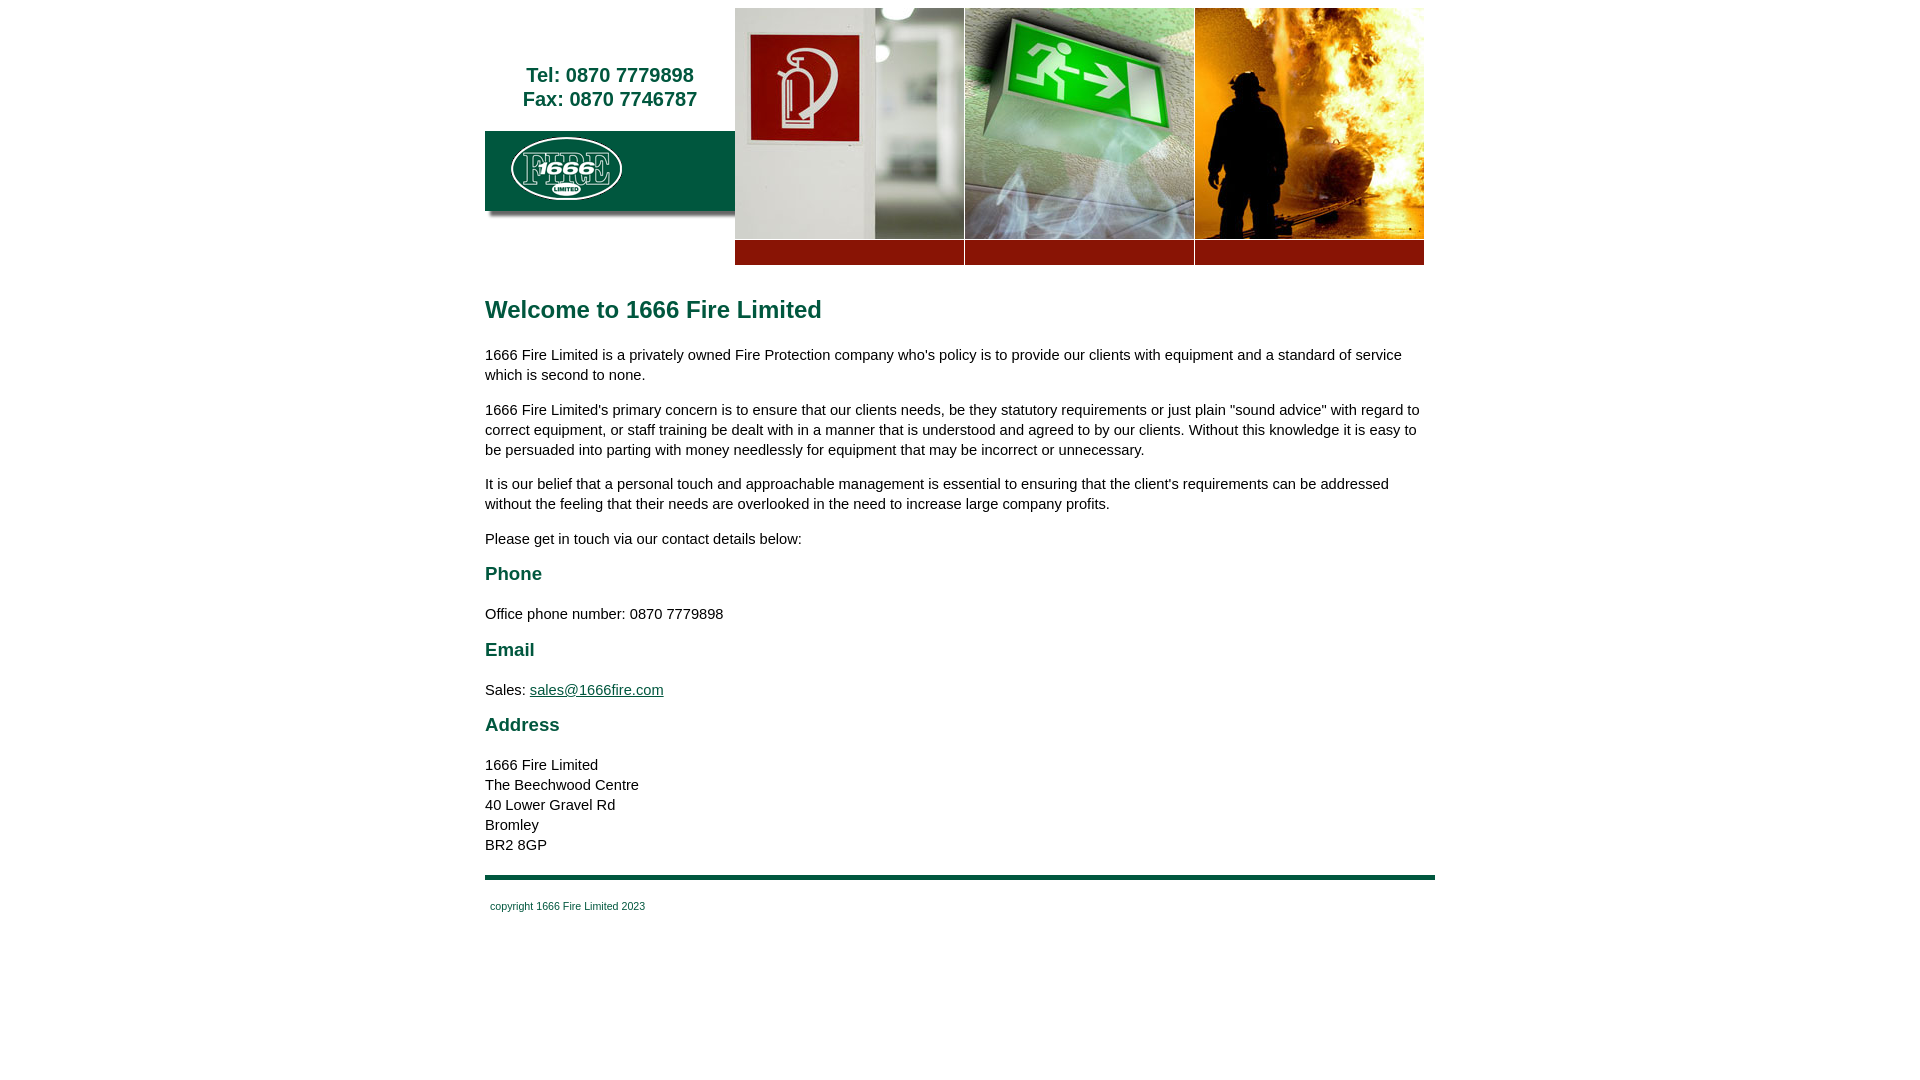 This screenshot has height=1080, width=1920. What do you see at coordinates (595, 689) in the screenshot?
I see `'sales@1666fire.com'` at bounding box center [595, 689].